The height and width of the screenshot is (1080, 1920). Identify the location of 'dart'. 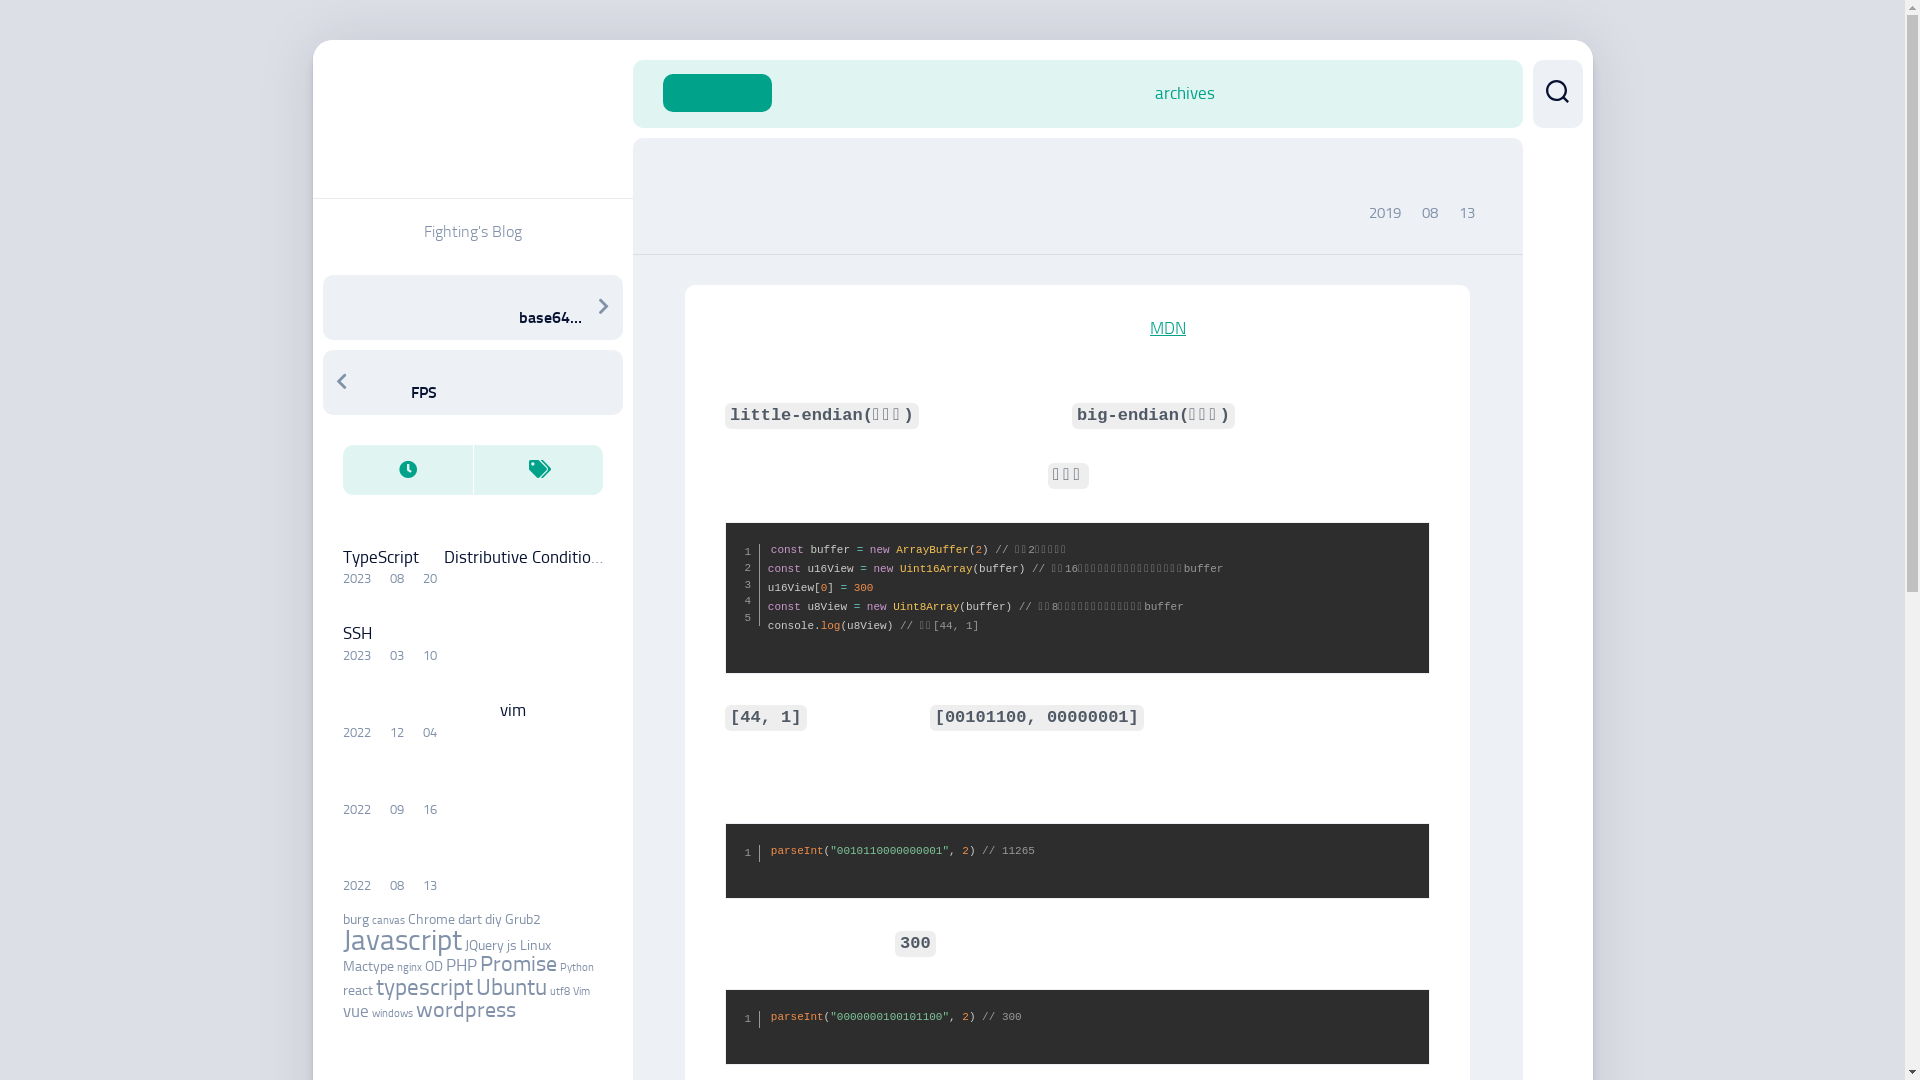
(469, 919).